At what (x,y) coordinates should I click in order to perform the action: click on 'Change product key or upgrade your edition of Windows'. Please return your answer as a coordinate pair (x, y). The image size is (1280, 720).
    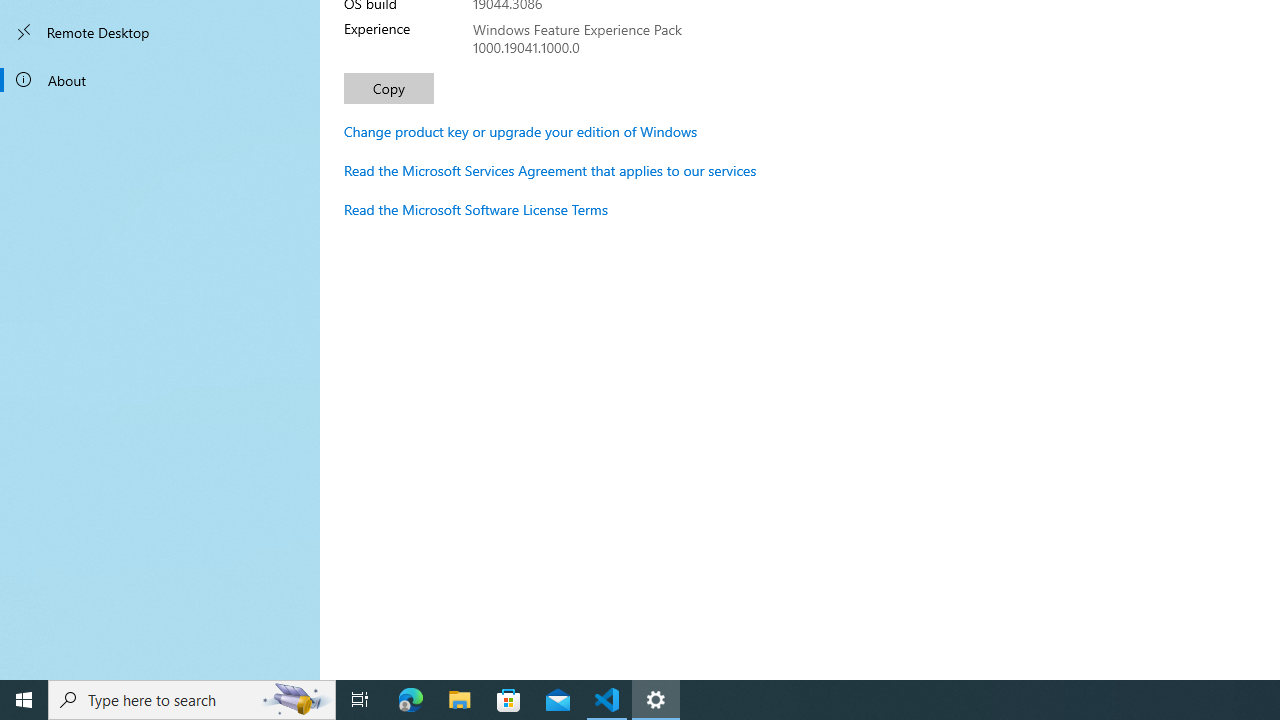
    Looking at the image, I should click on (520, 131).